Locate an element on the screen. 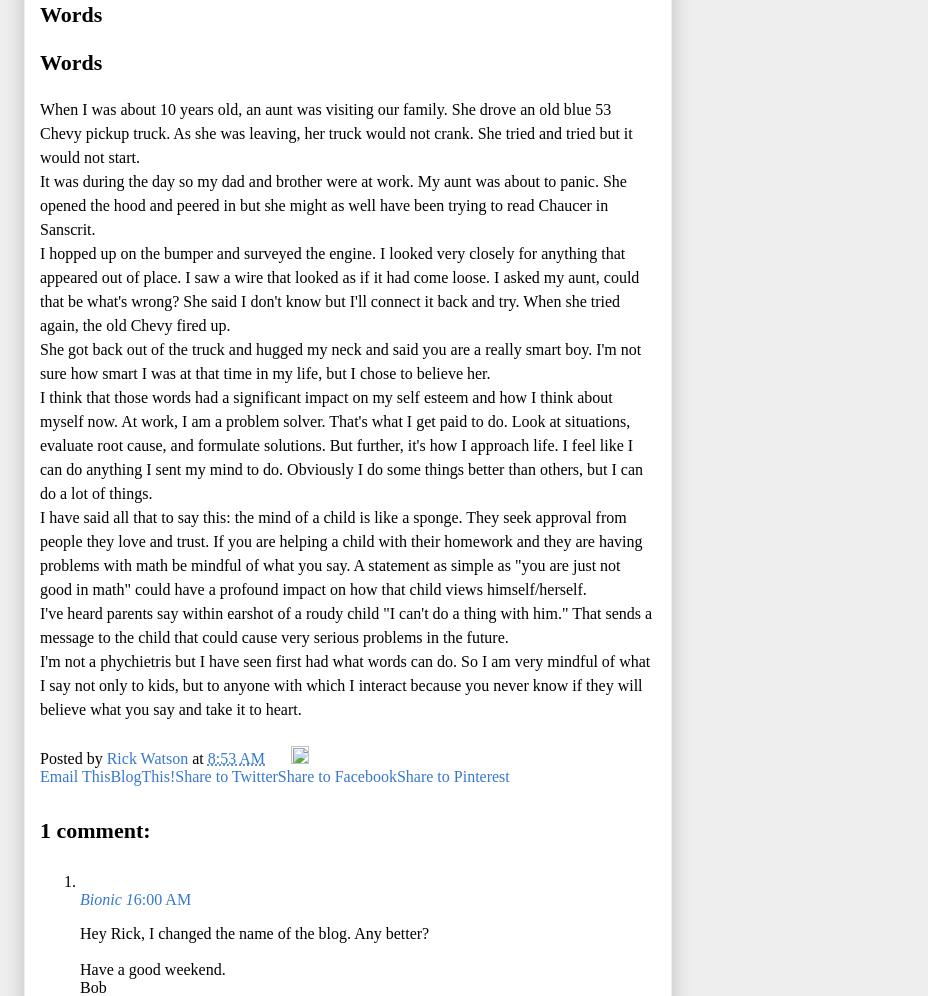 This screenshot has width=928, height=996. 'Have a good weekend.' is located at coordinates (152, 968).